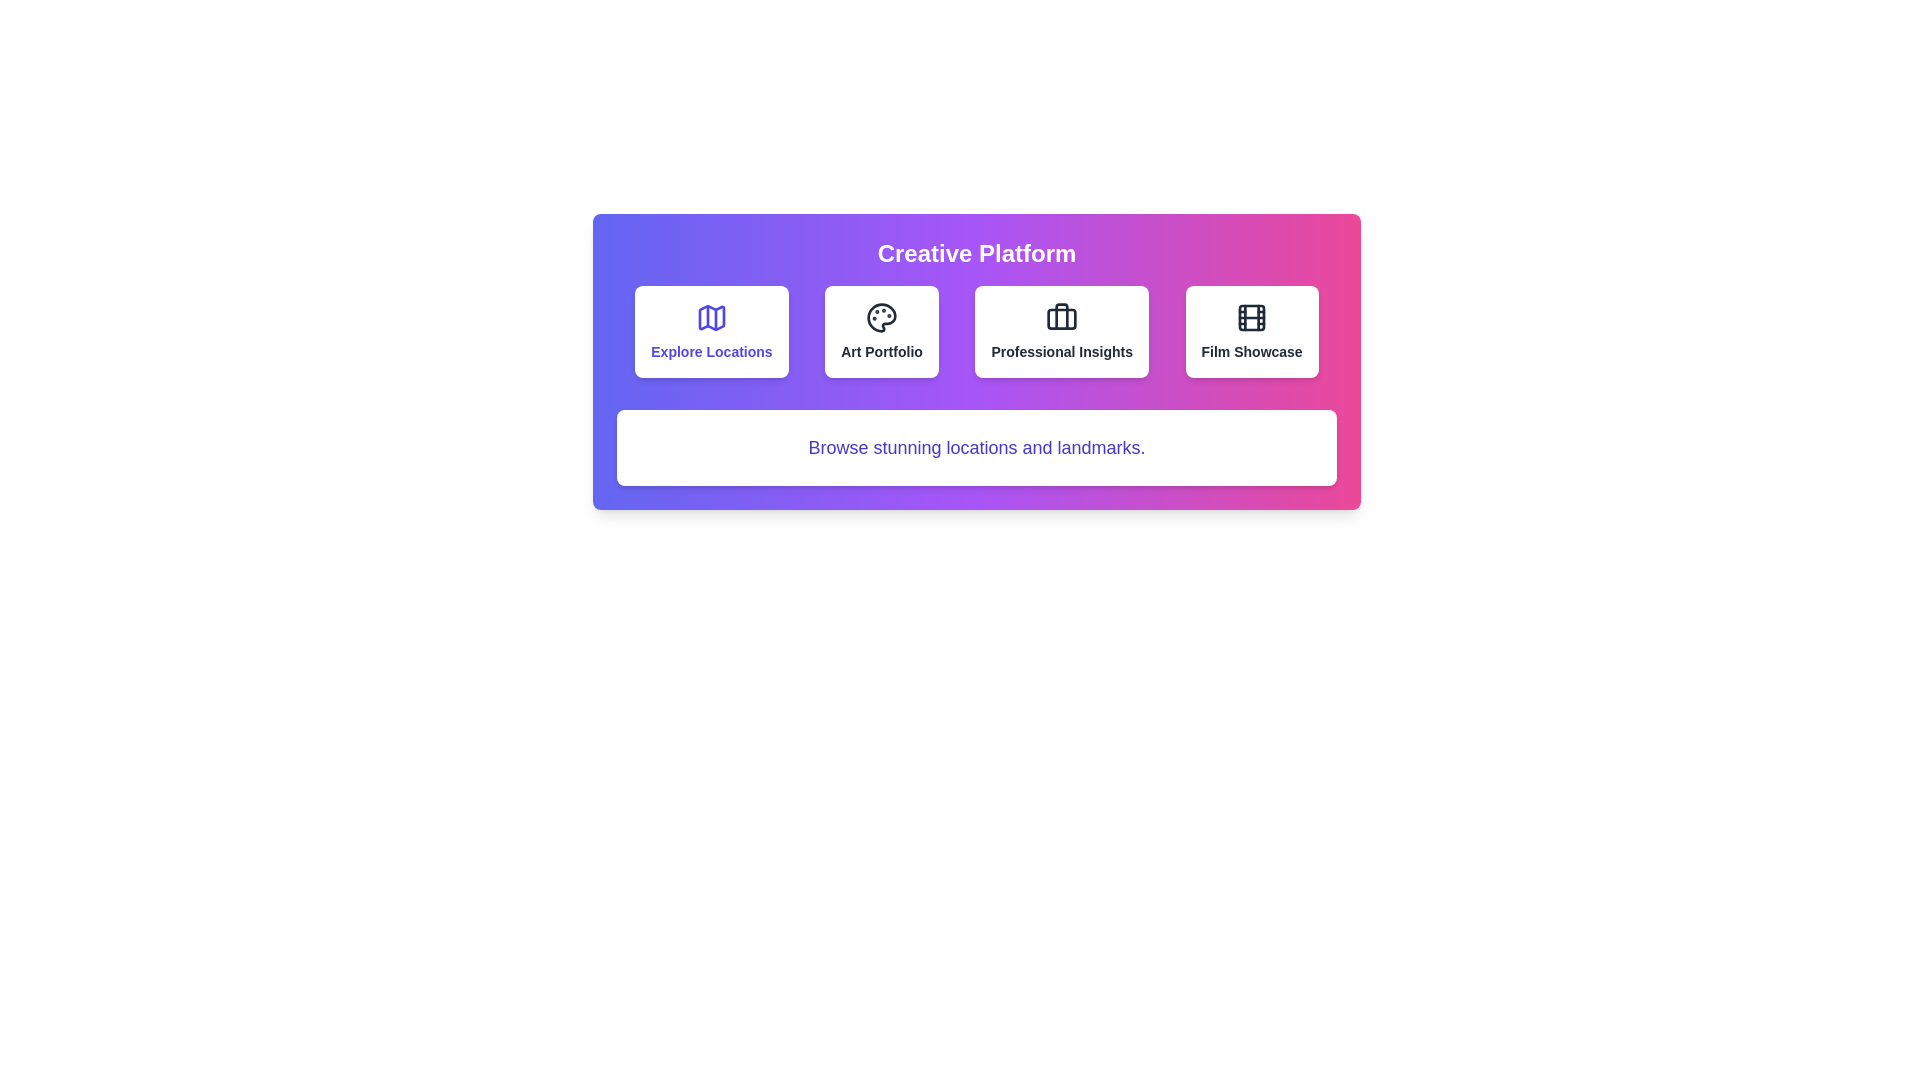 The width and height of the screenshot is (1920, 1080). Describe the element at coordinates (881, 330) in the screenshot. I see `the button corresponding to the category Art Portfolio to select it` at that location.